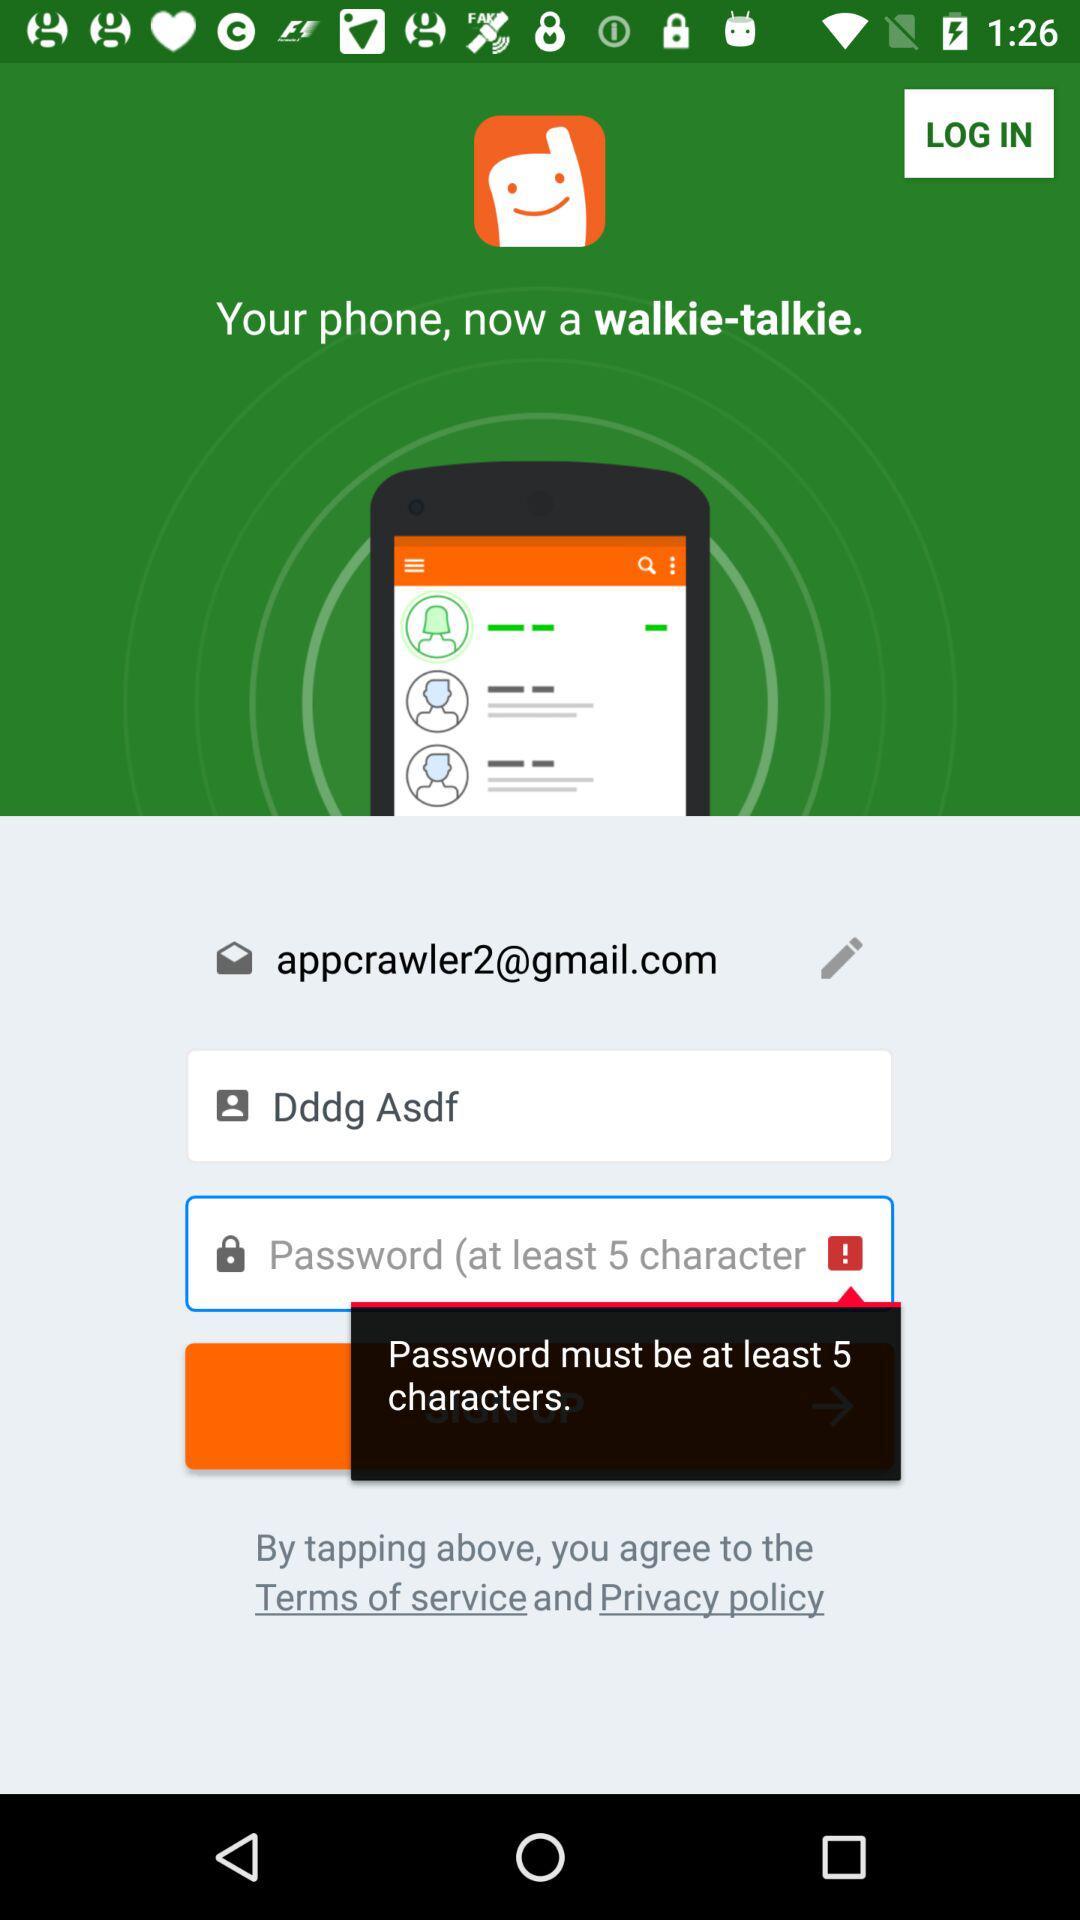 Image resolution: width=1080 pixels, height=1920 pixels. I want to click on password, so click(538, 1252).